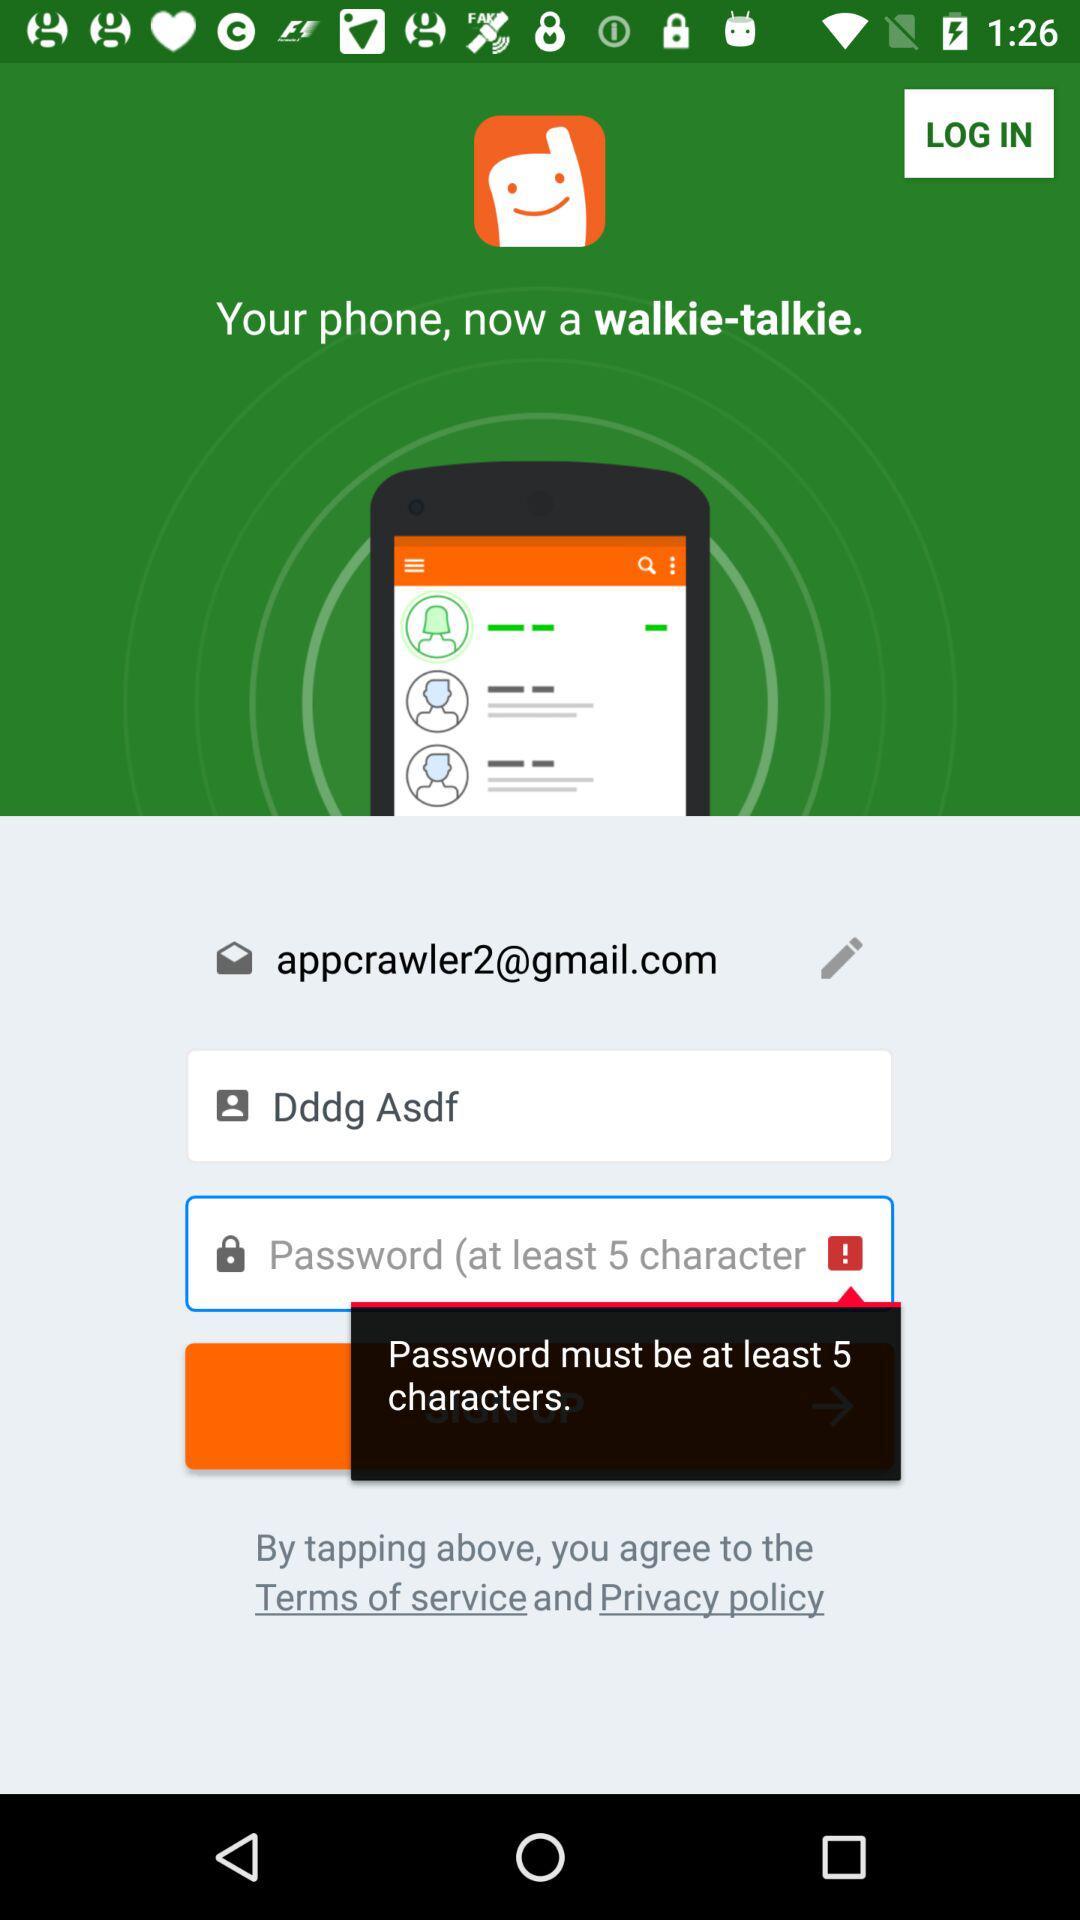 Image resolution: width=1080 pixels, height=1920 pixels. I want to click on password, so click(538, 1252).